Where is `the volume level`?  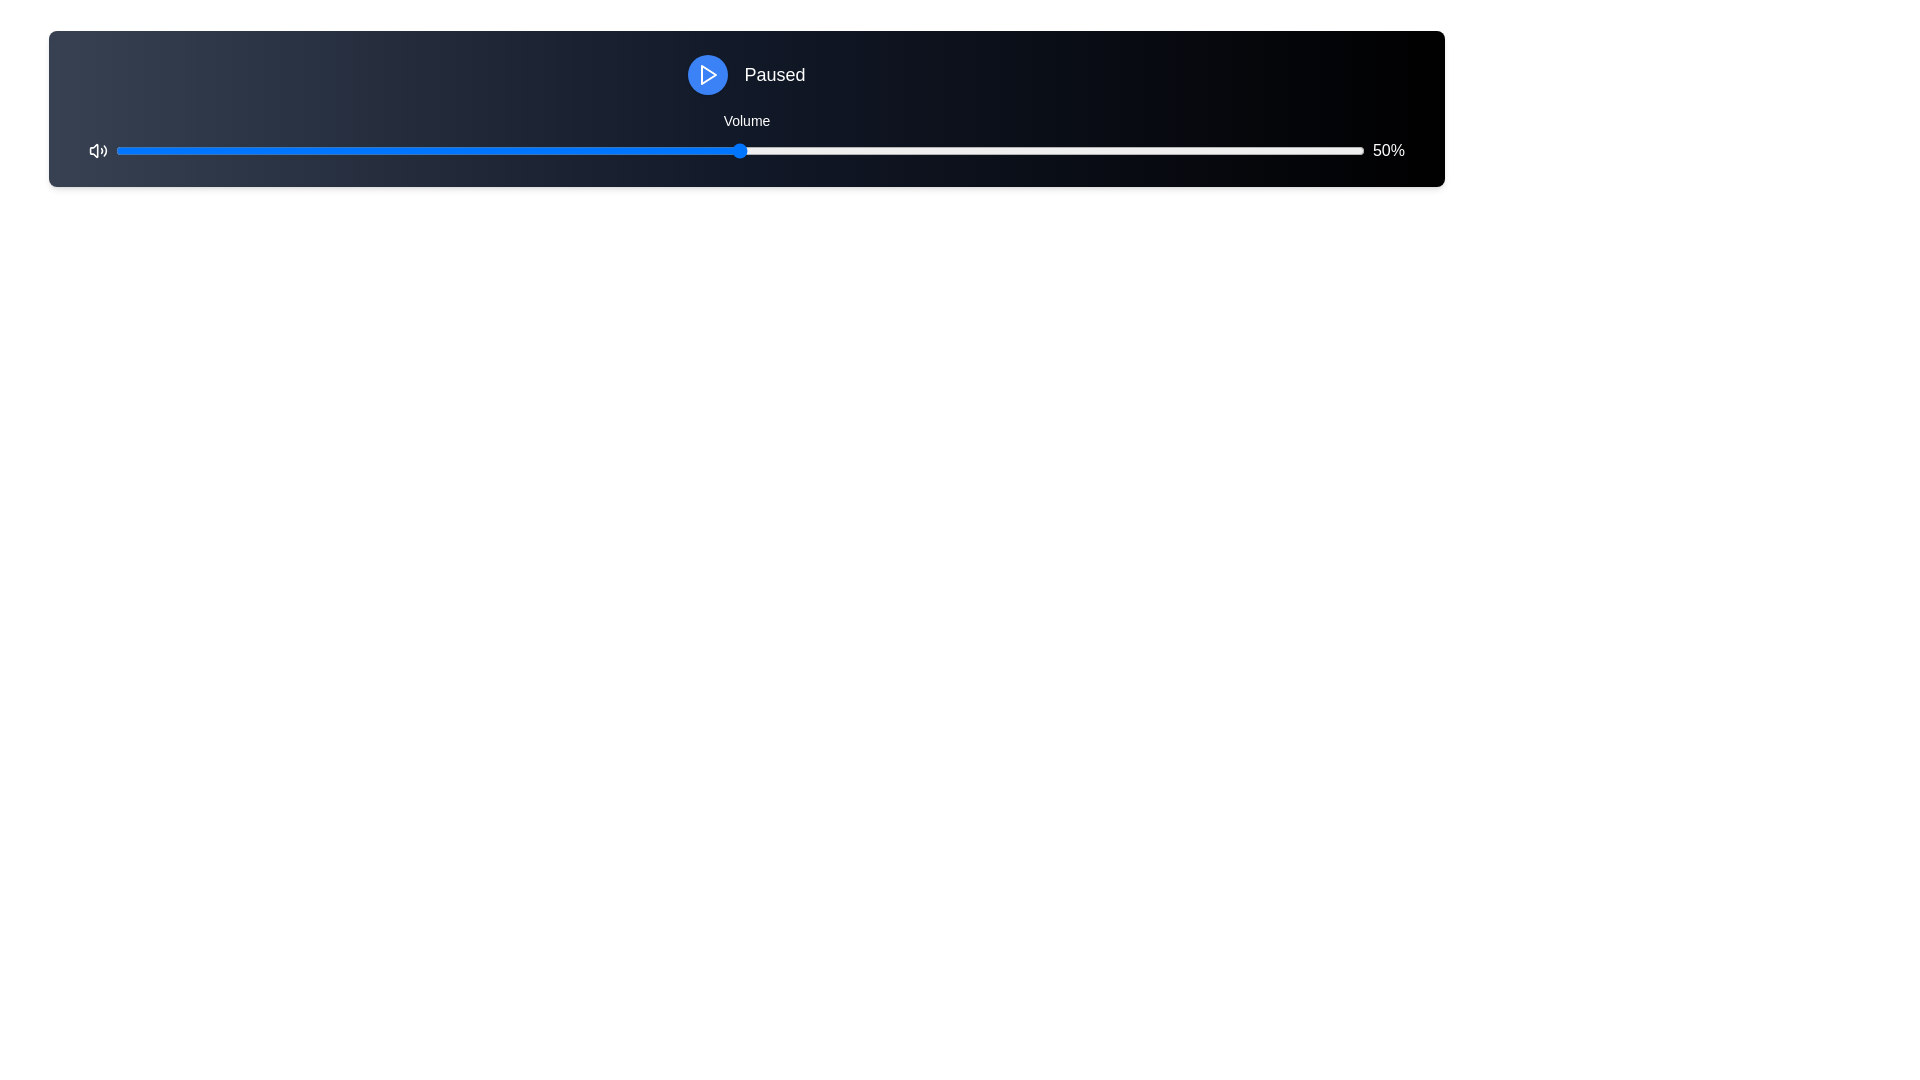 the volume level is located at coordinates (452, 149).